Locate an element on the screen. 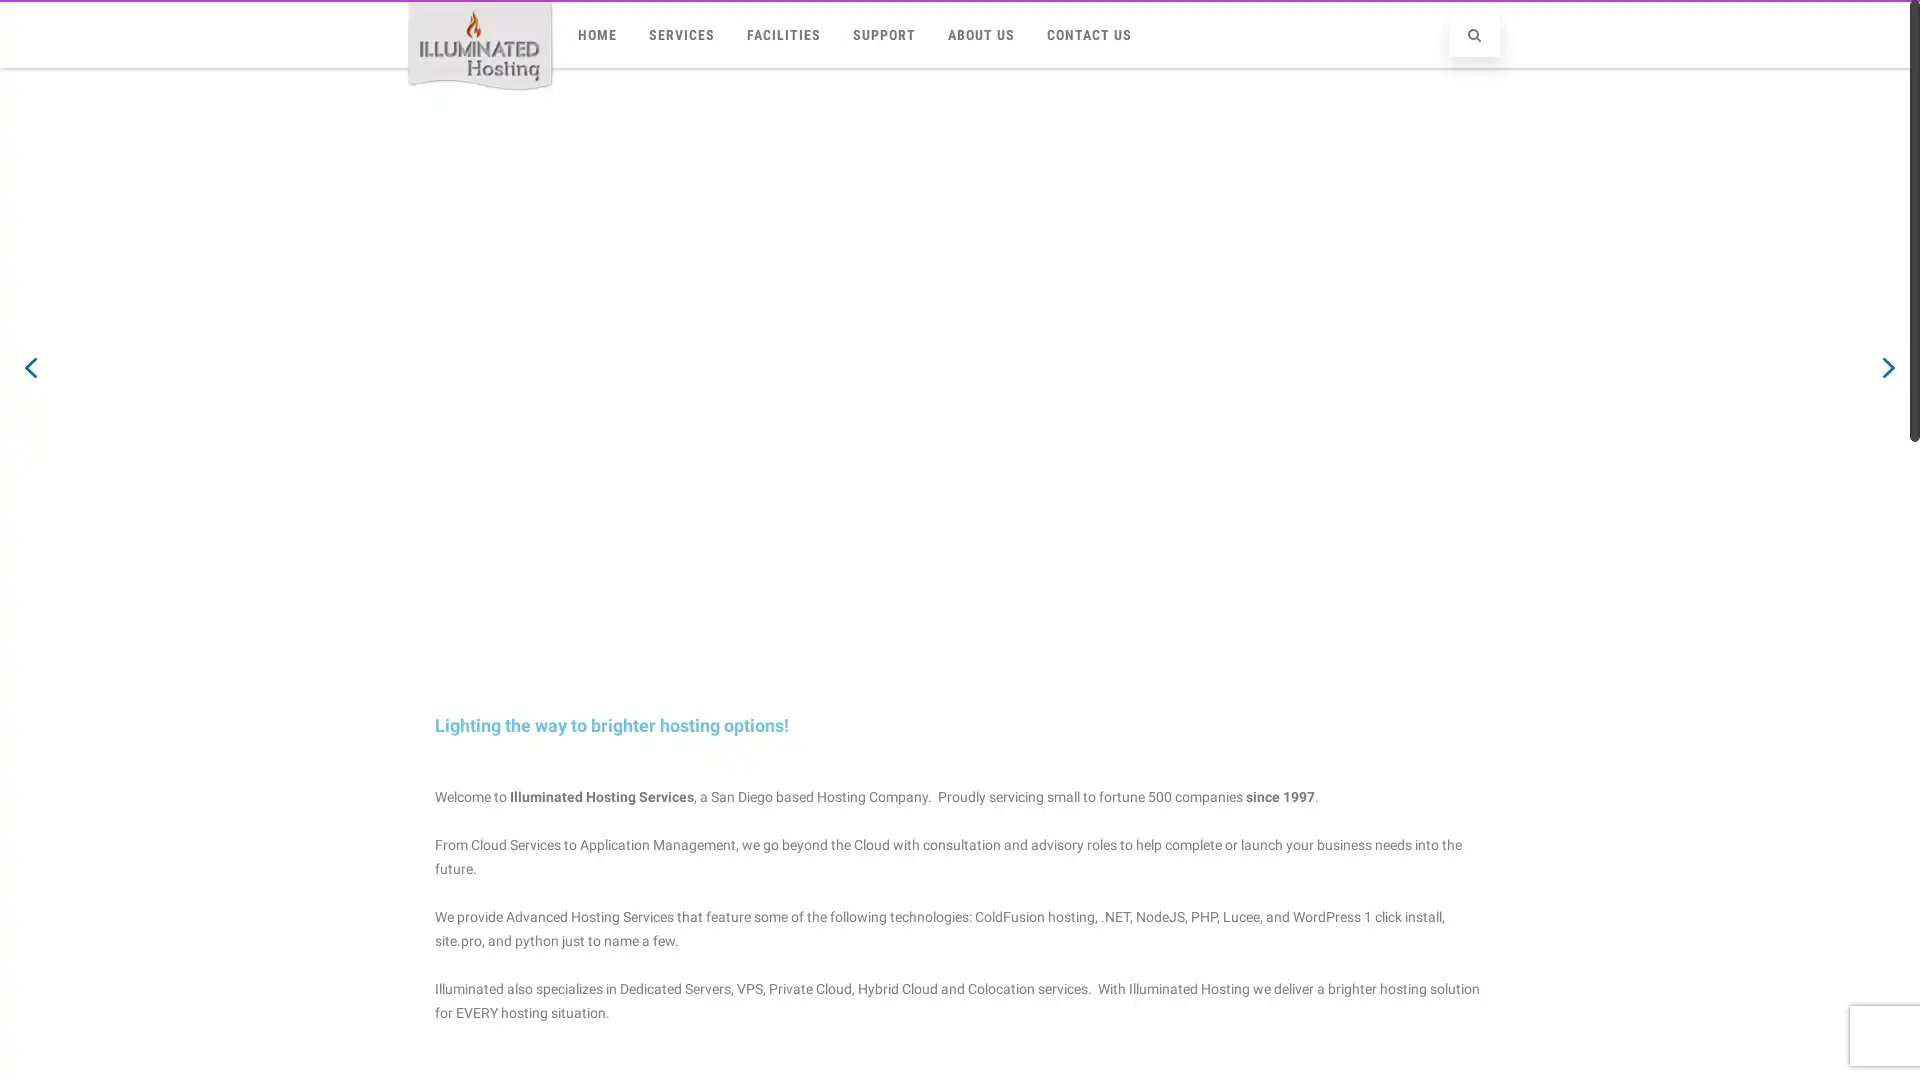 The height and width of the screenshot is (1080, 1920). Cloud VPS is located at coordinates (931, 645).